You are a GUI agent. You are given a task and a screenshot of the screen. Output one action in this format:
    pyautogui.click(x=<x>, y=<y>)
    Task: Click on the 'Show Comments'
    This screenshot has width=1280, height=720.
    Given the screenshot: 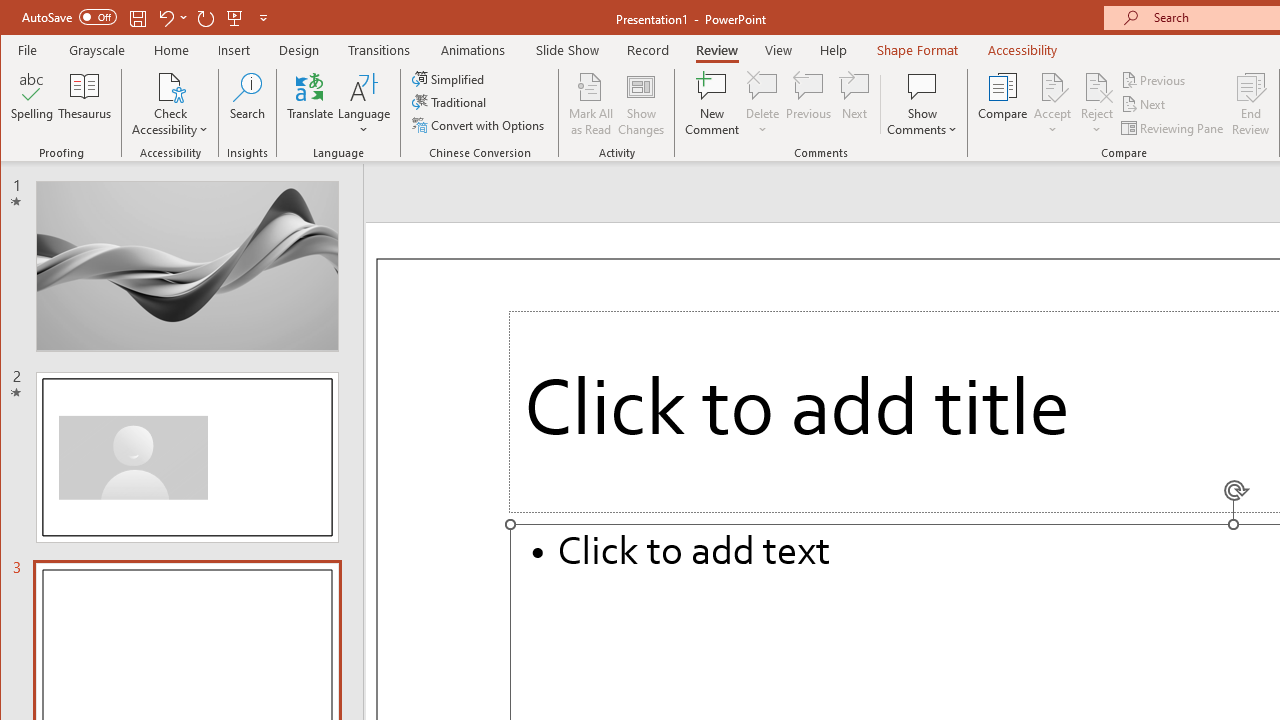 What is the action you would take?
    pyautogui.click(x=921, y=85)
    